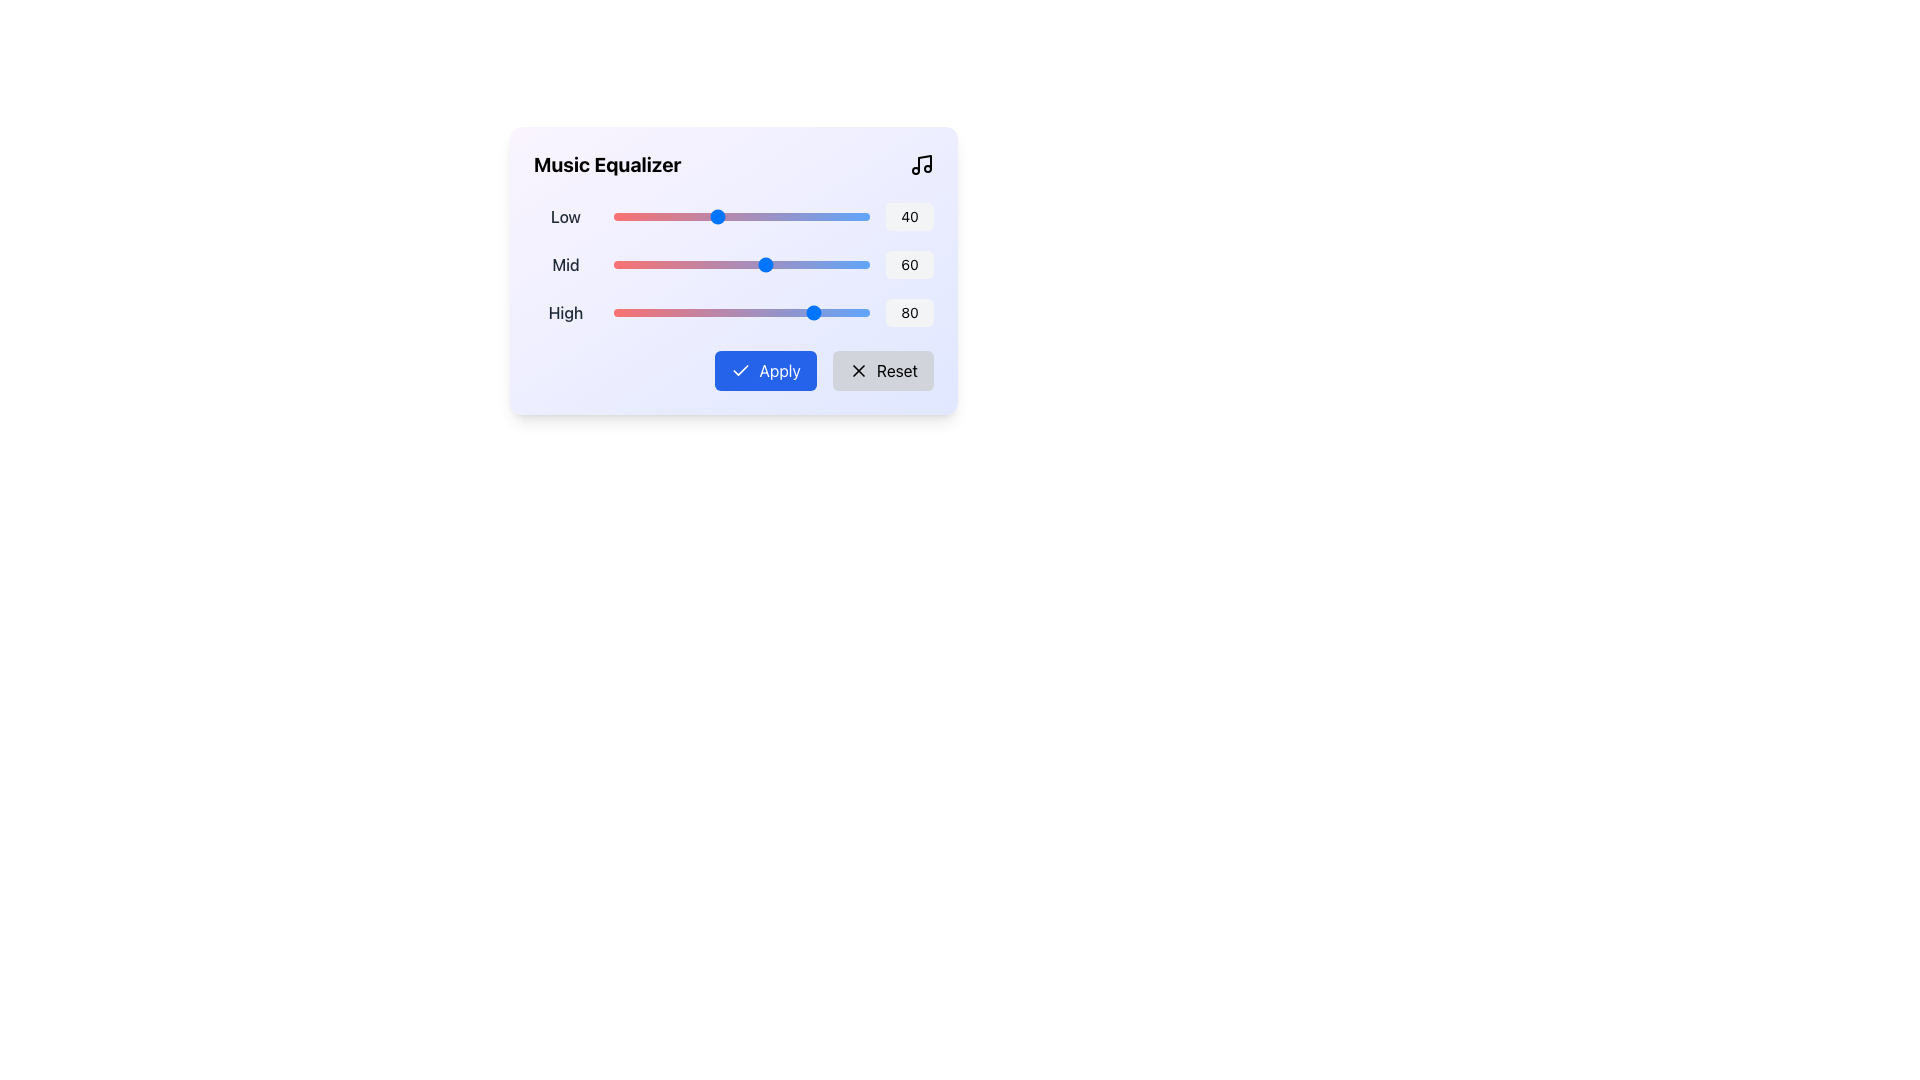  I want to click on the Low frequency equalizer value, so click(677, 216).